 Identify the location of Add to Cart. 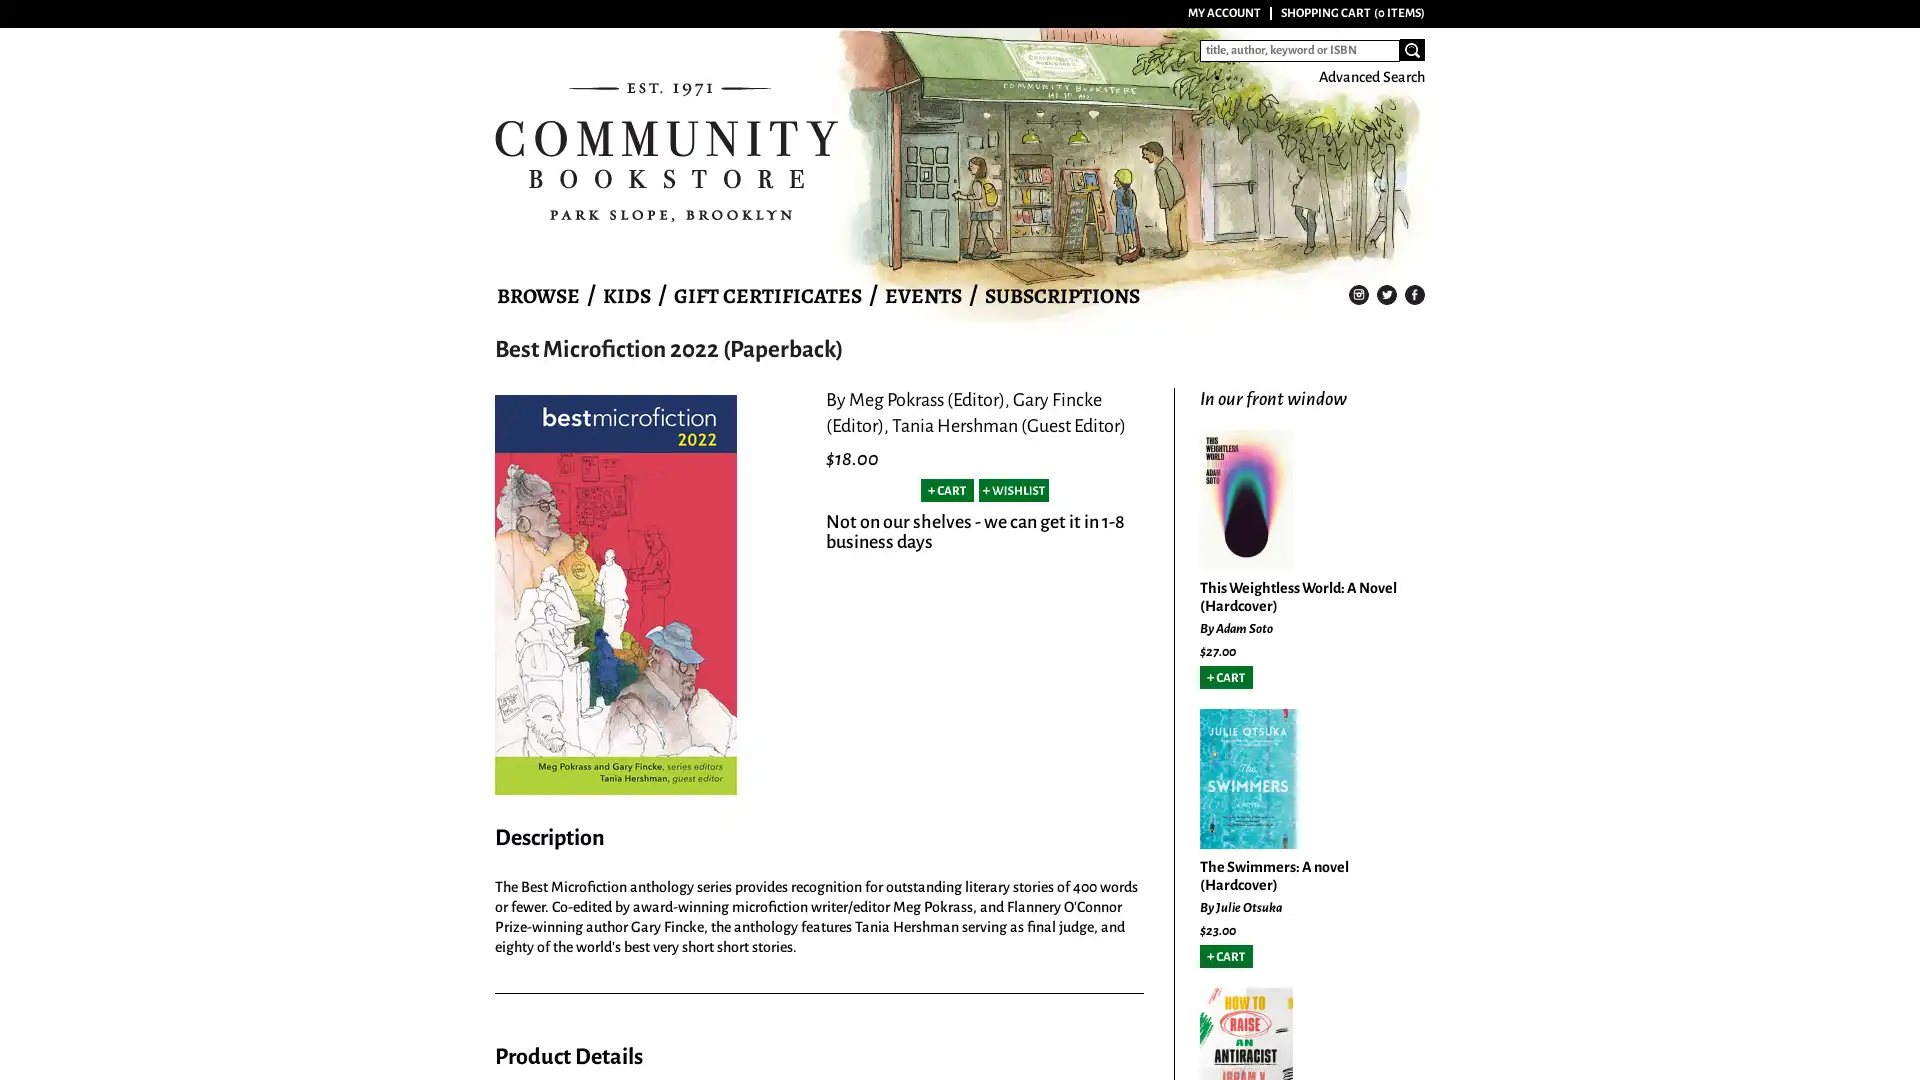
(1225, 955).